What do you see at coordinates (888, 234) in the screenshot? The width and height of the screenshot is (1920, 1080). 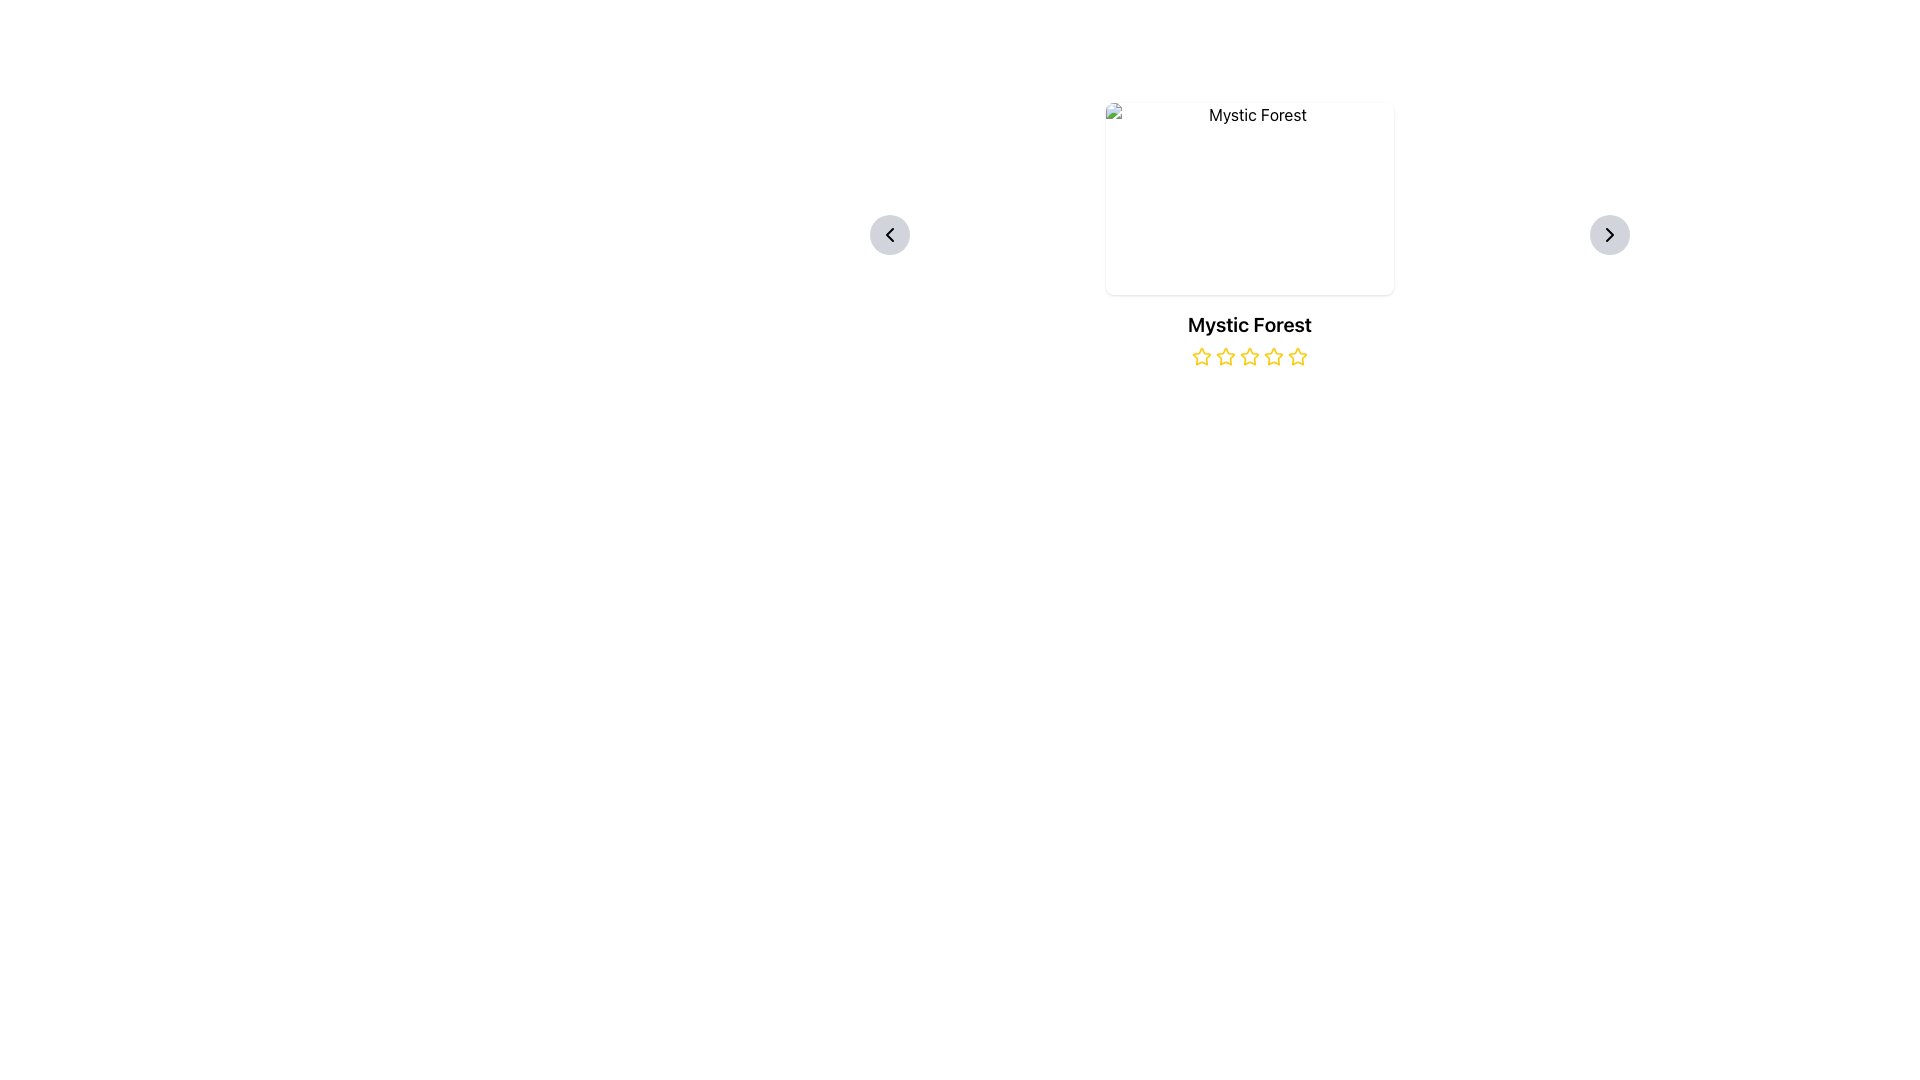 I see `the left-pointing chevron arrow icon within its circular button` at bounding box center [888, 234].